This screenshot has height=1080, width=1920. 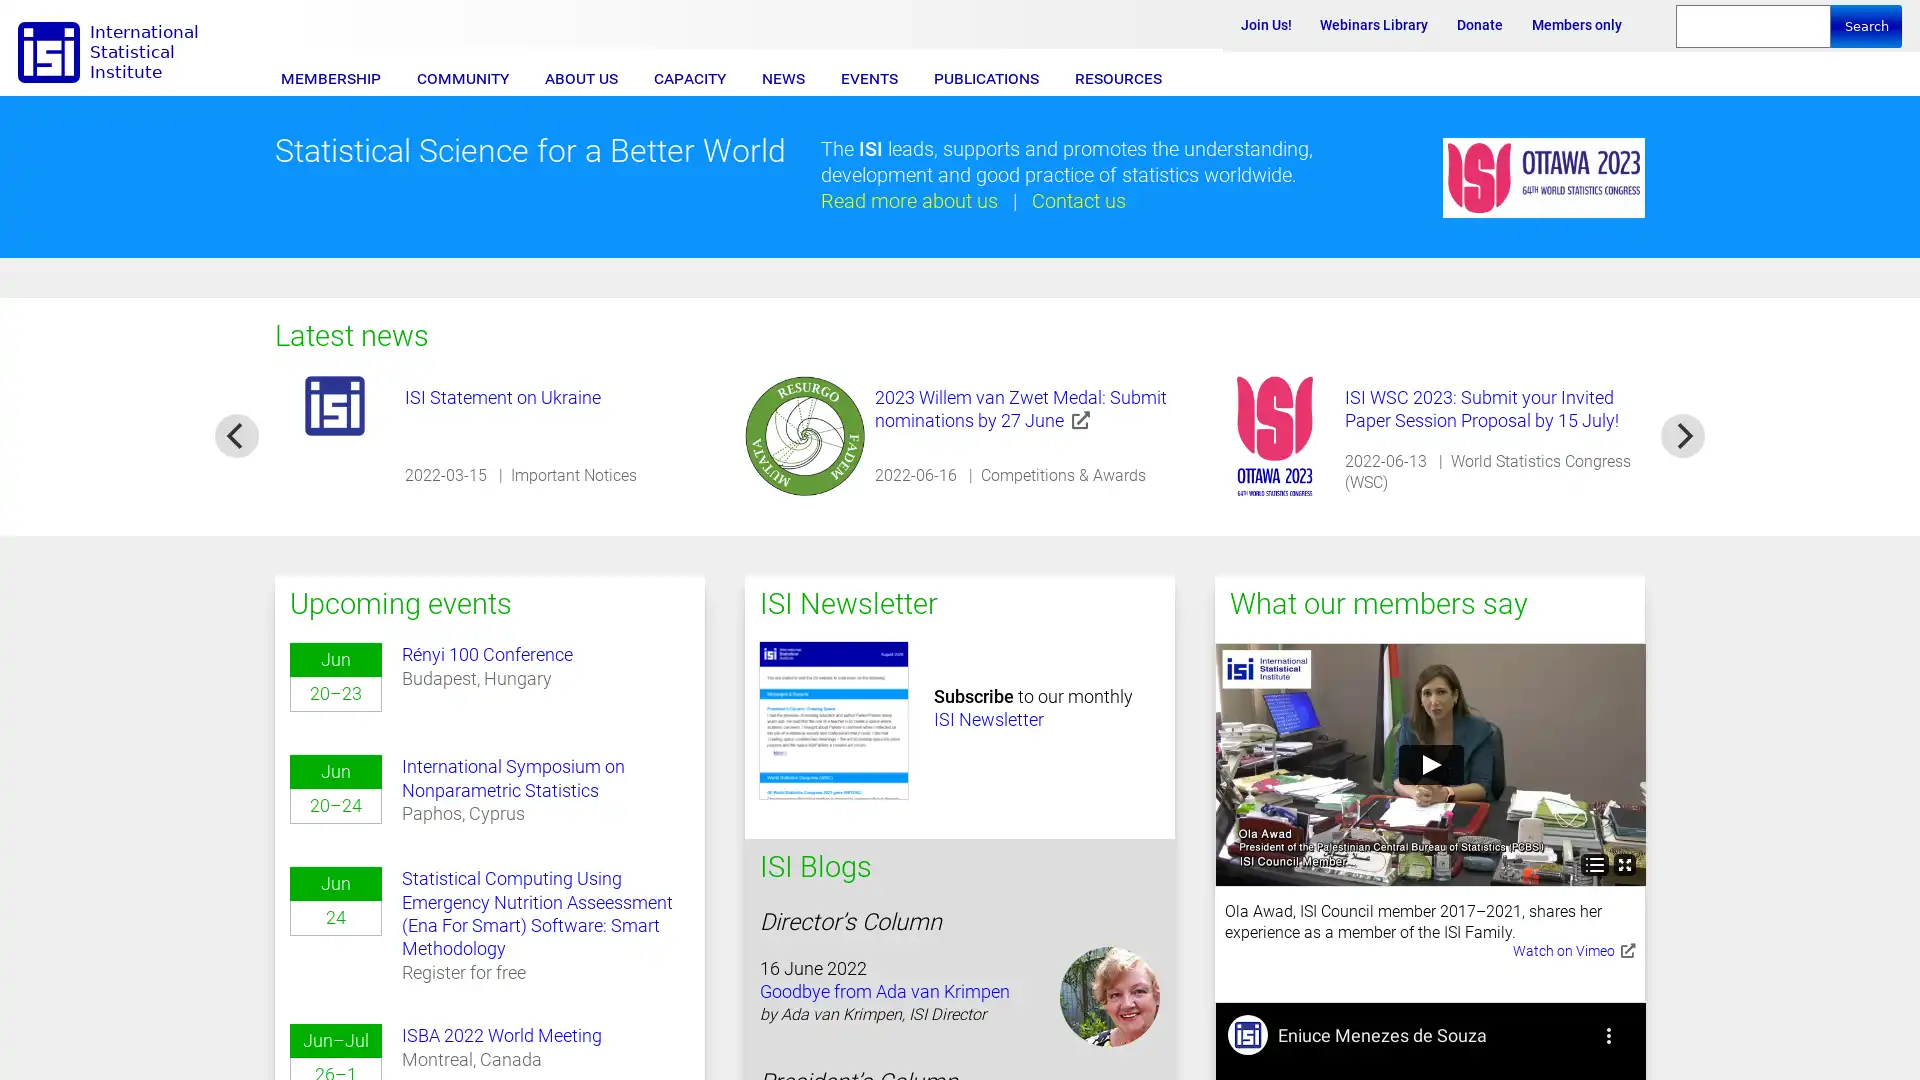 I want to click on next, so click(x=1682, y=434).